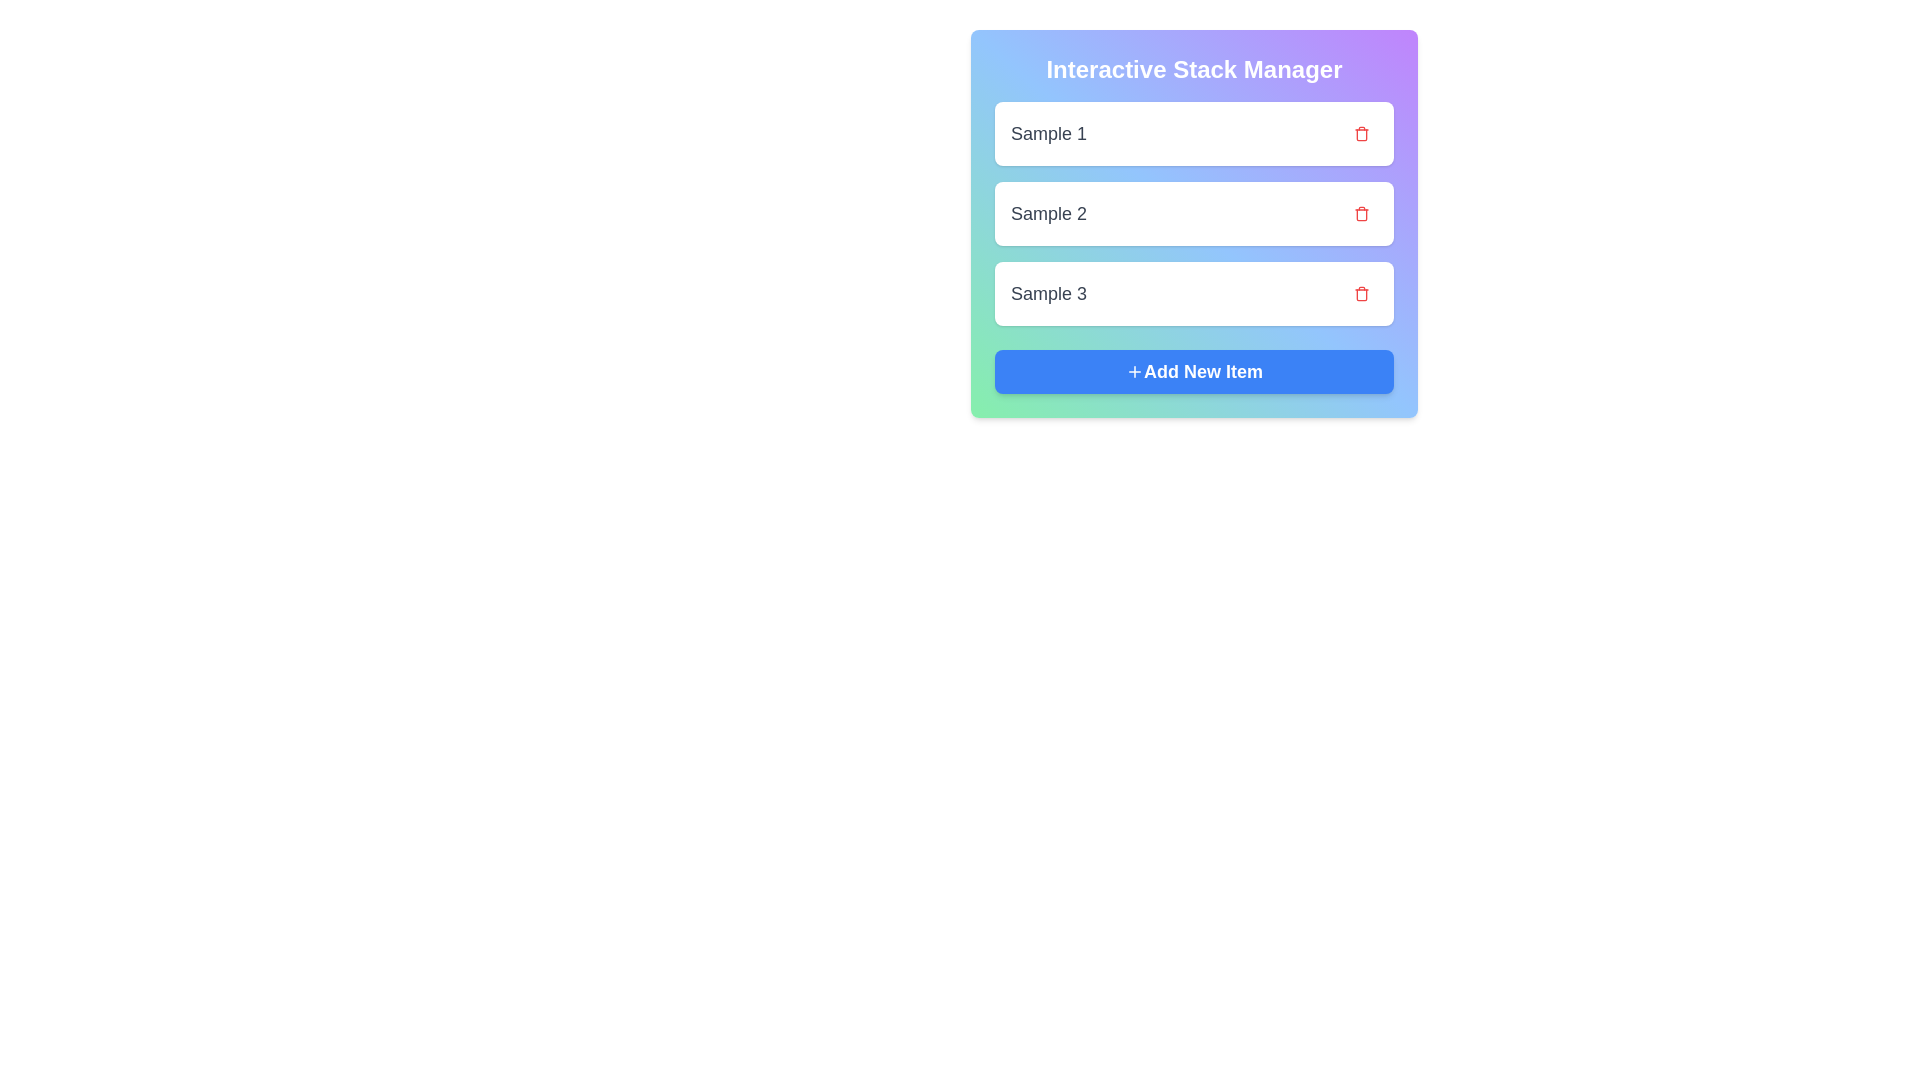 The image size is (1920, 1080). Describe the element at coordinates (1361, 293) in the screenshot. I see `the delete icon button adjacent to the text 'Sample 3'` at that location.